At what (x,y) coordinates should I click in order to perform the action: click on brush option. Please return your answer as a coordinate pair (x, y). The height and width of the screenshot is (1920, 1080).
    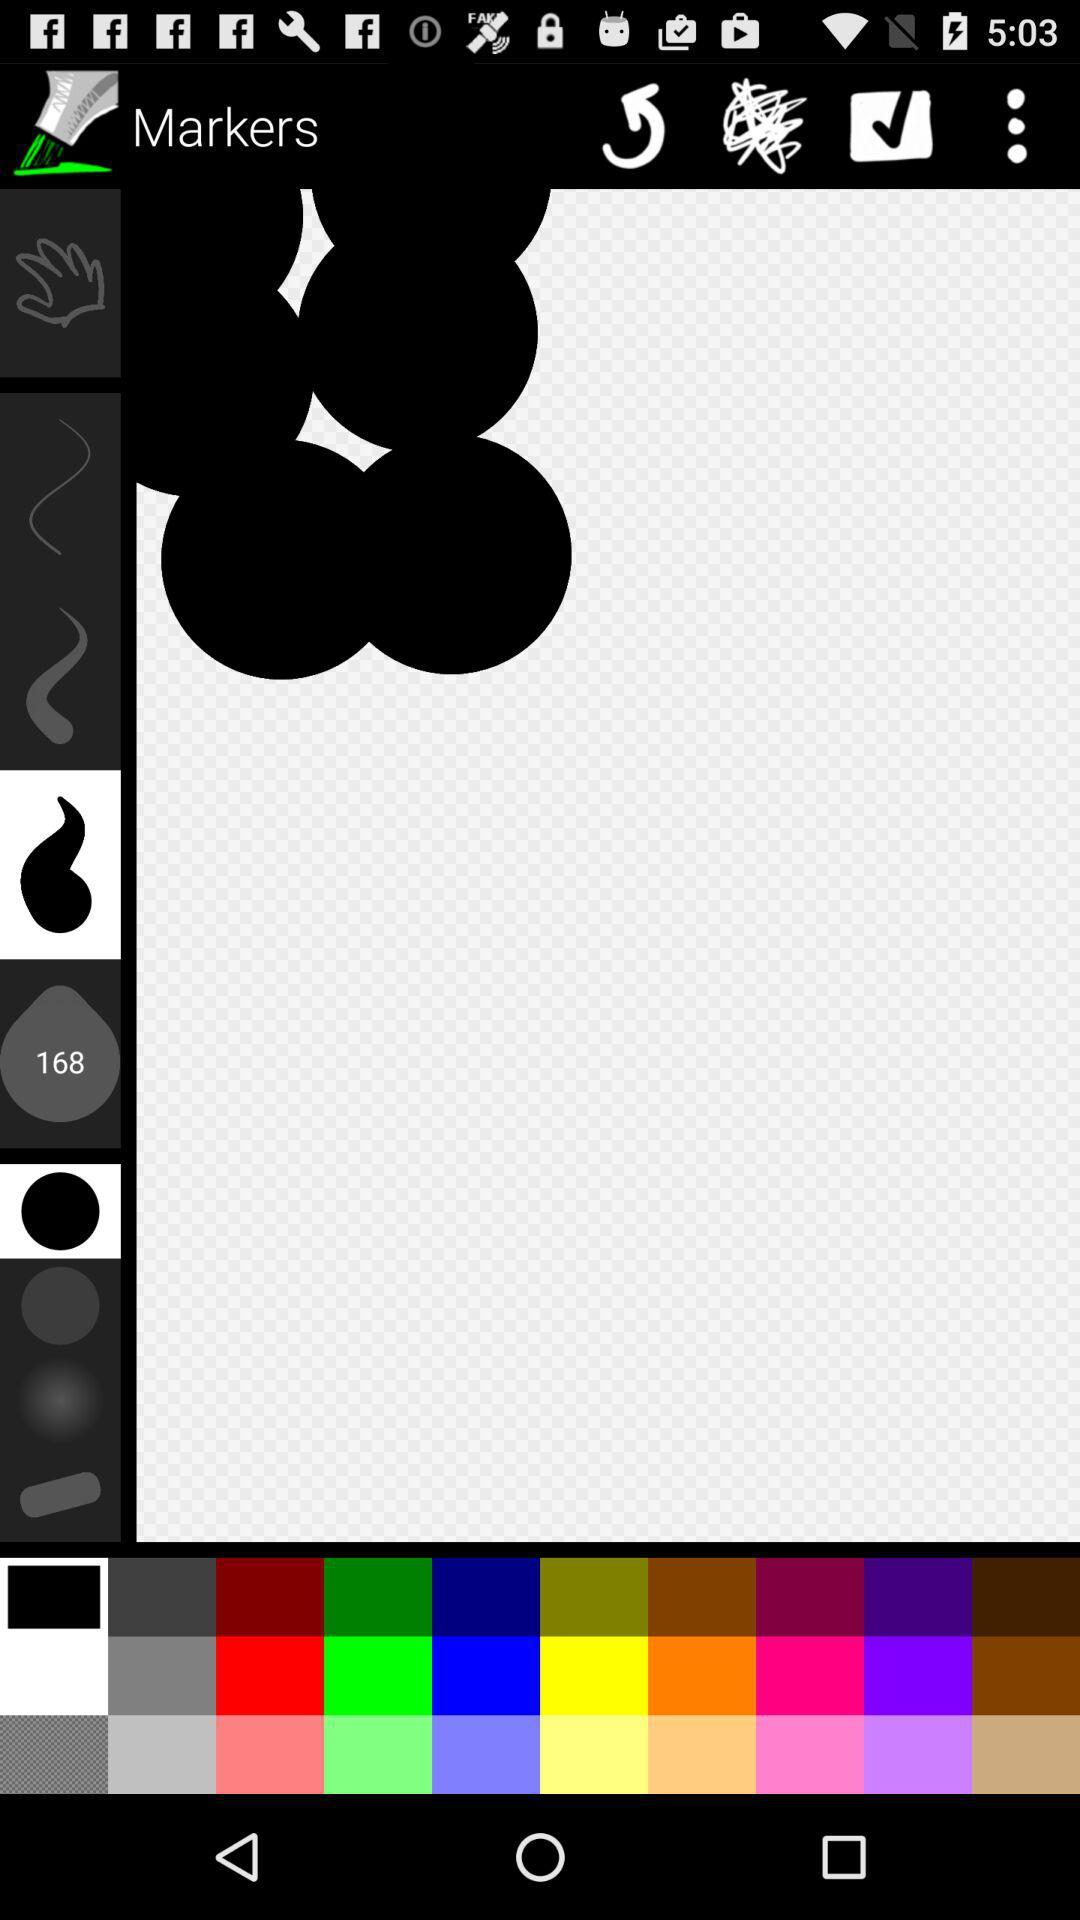
    Looking at the image, I should click on (61, 124).